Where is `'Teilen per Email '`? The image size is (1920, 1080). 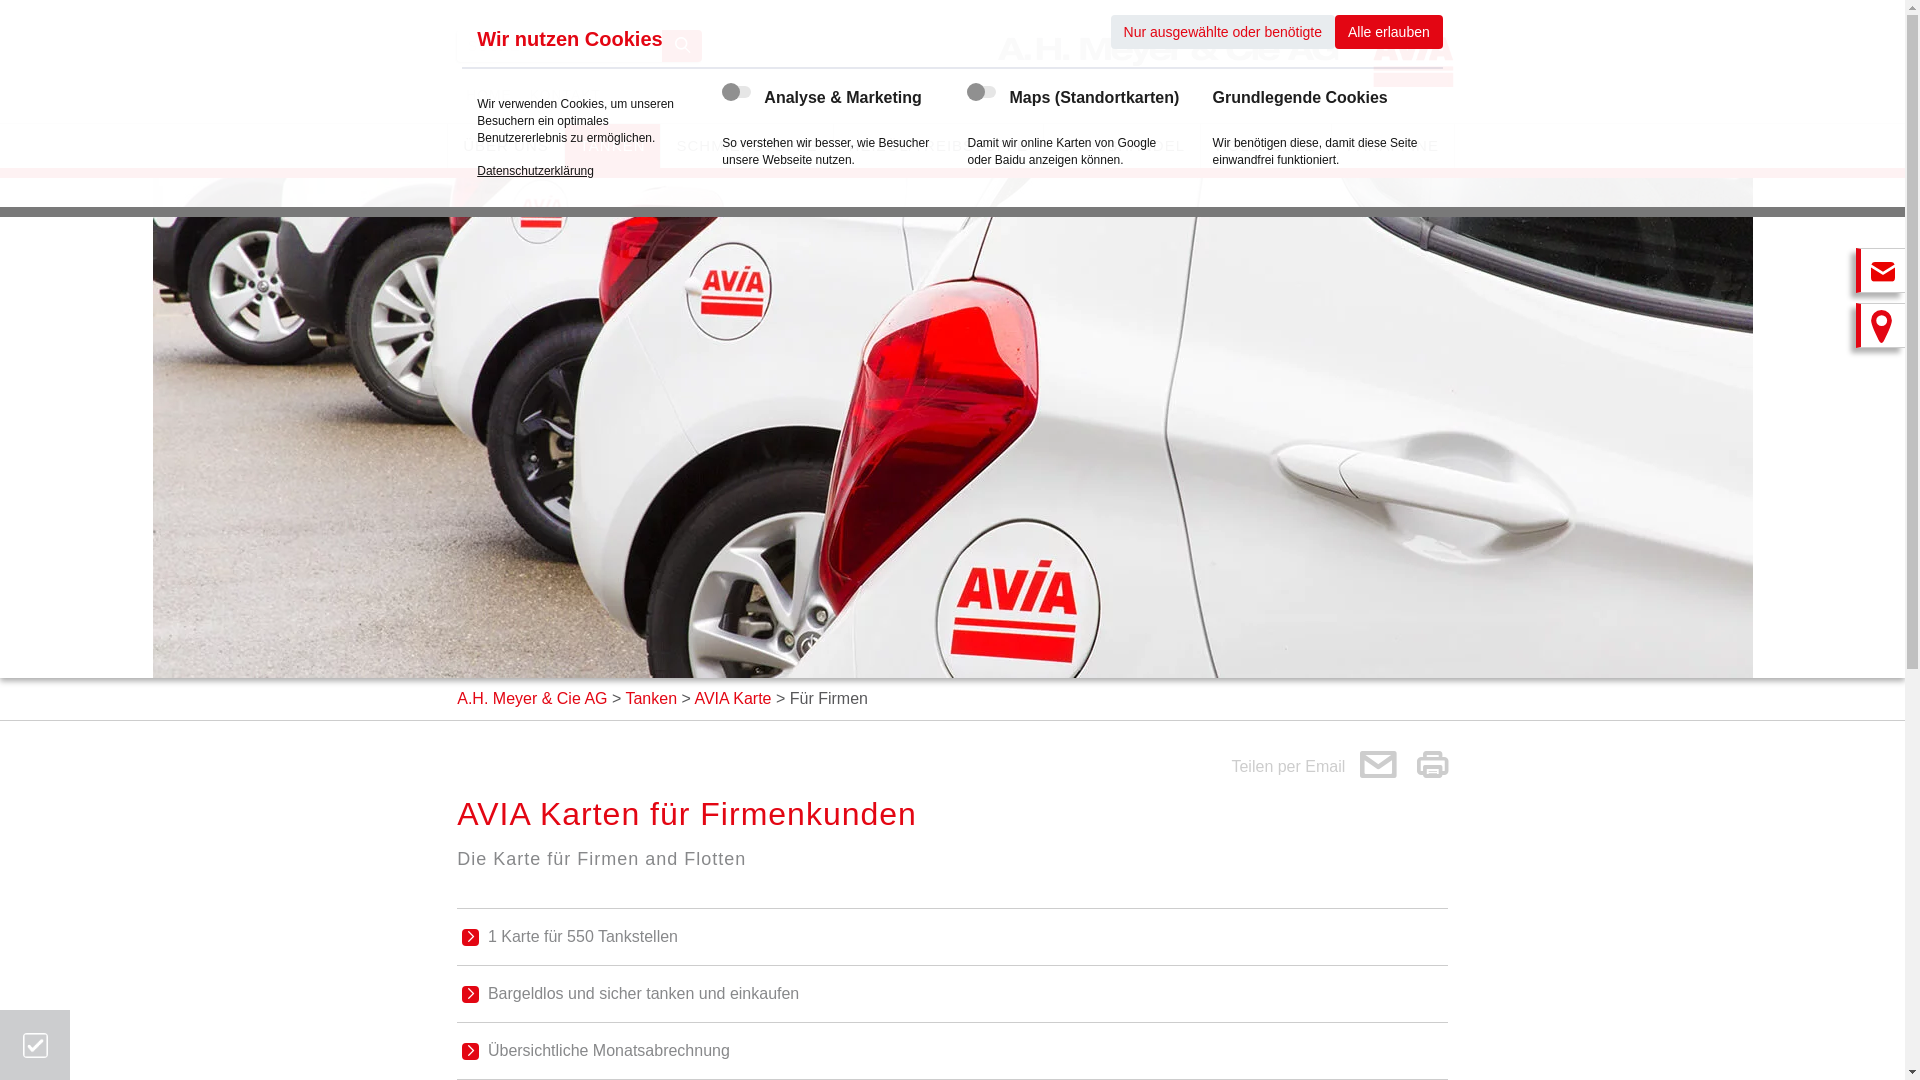 'Teilen per Email ' is located at coordinates (1313, 766).